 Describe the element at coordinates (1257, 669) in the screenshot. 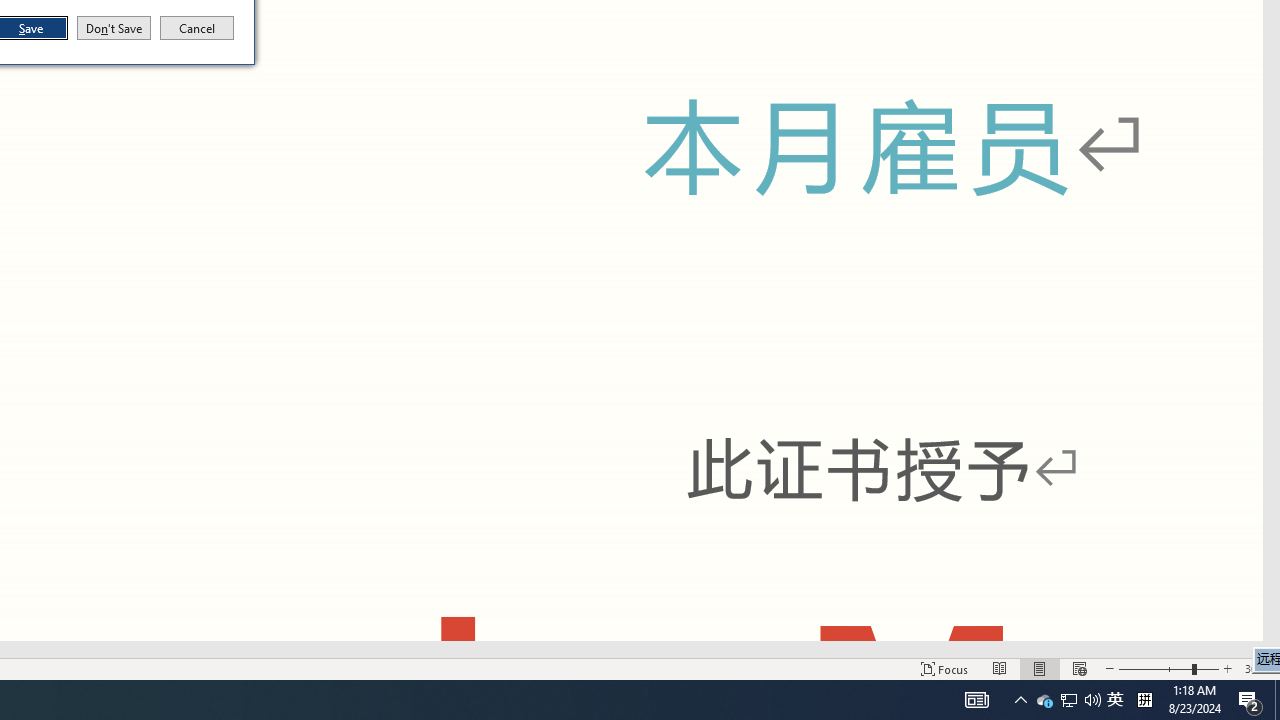

I see `'Zoom 308%'` at that location.